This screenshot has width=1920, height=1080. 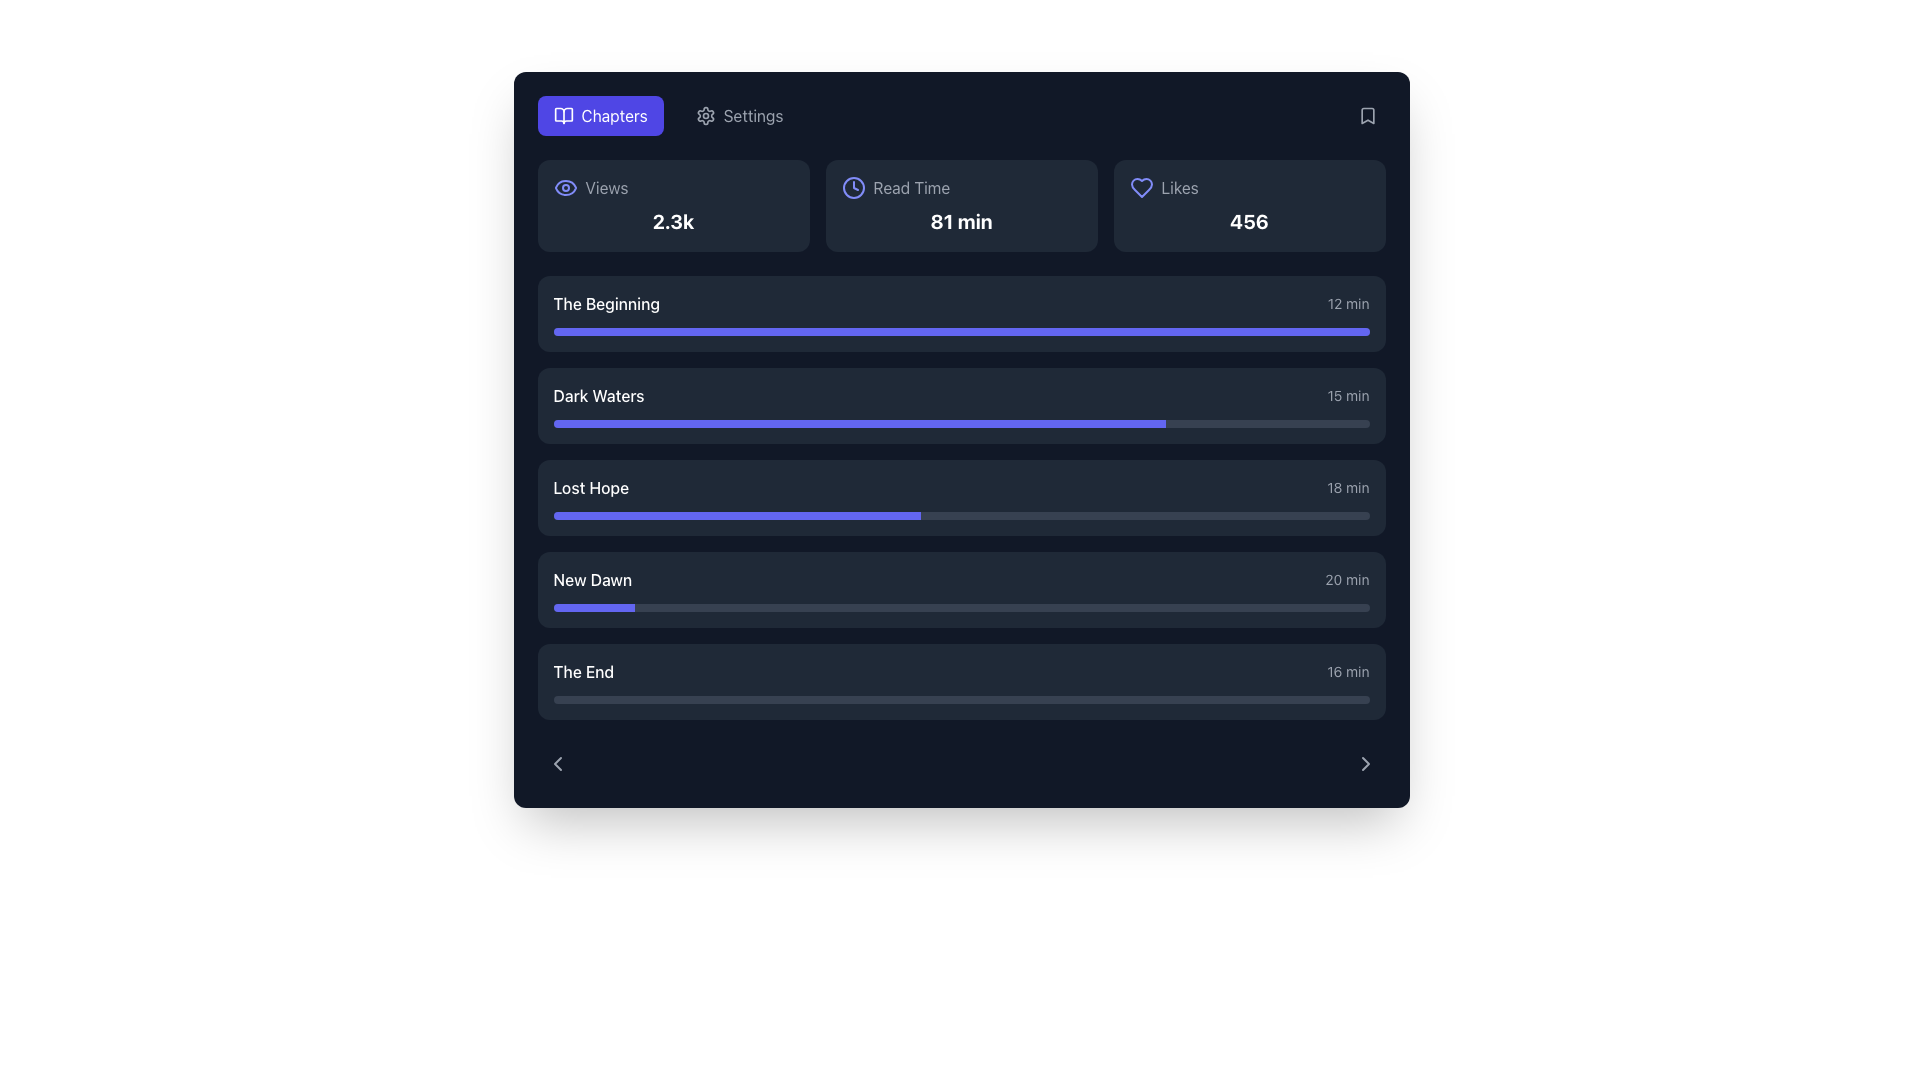 What do you see at coordinates (736, 515) in the screenshot?
I see `the indigo-colored progress bar segment that represents completion under the 'Lost Hope' label` at bounding box center [736, 515].